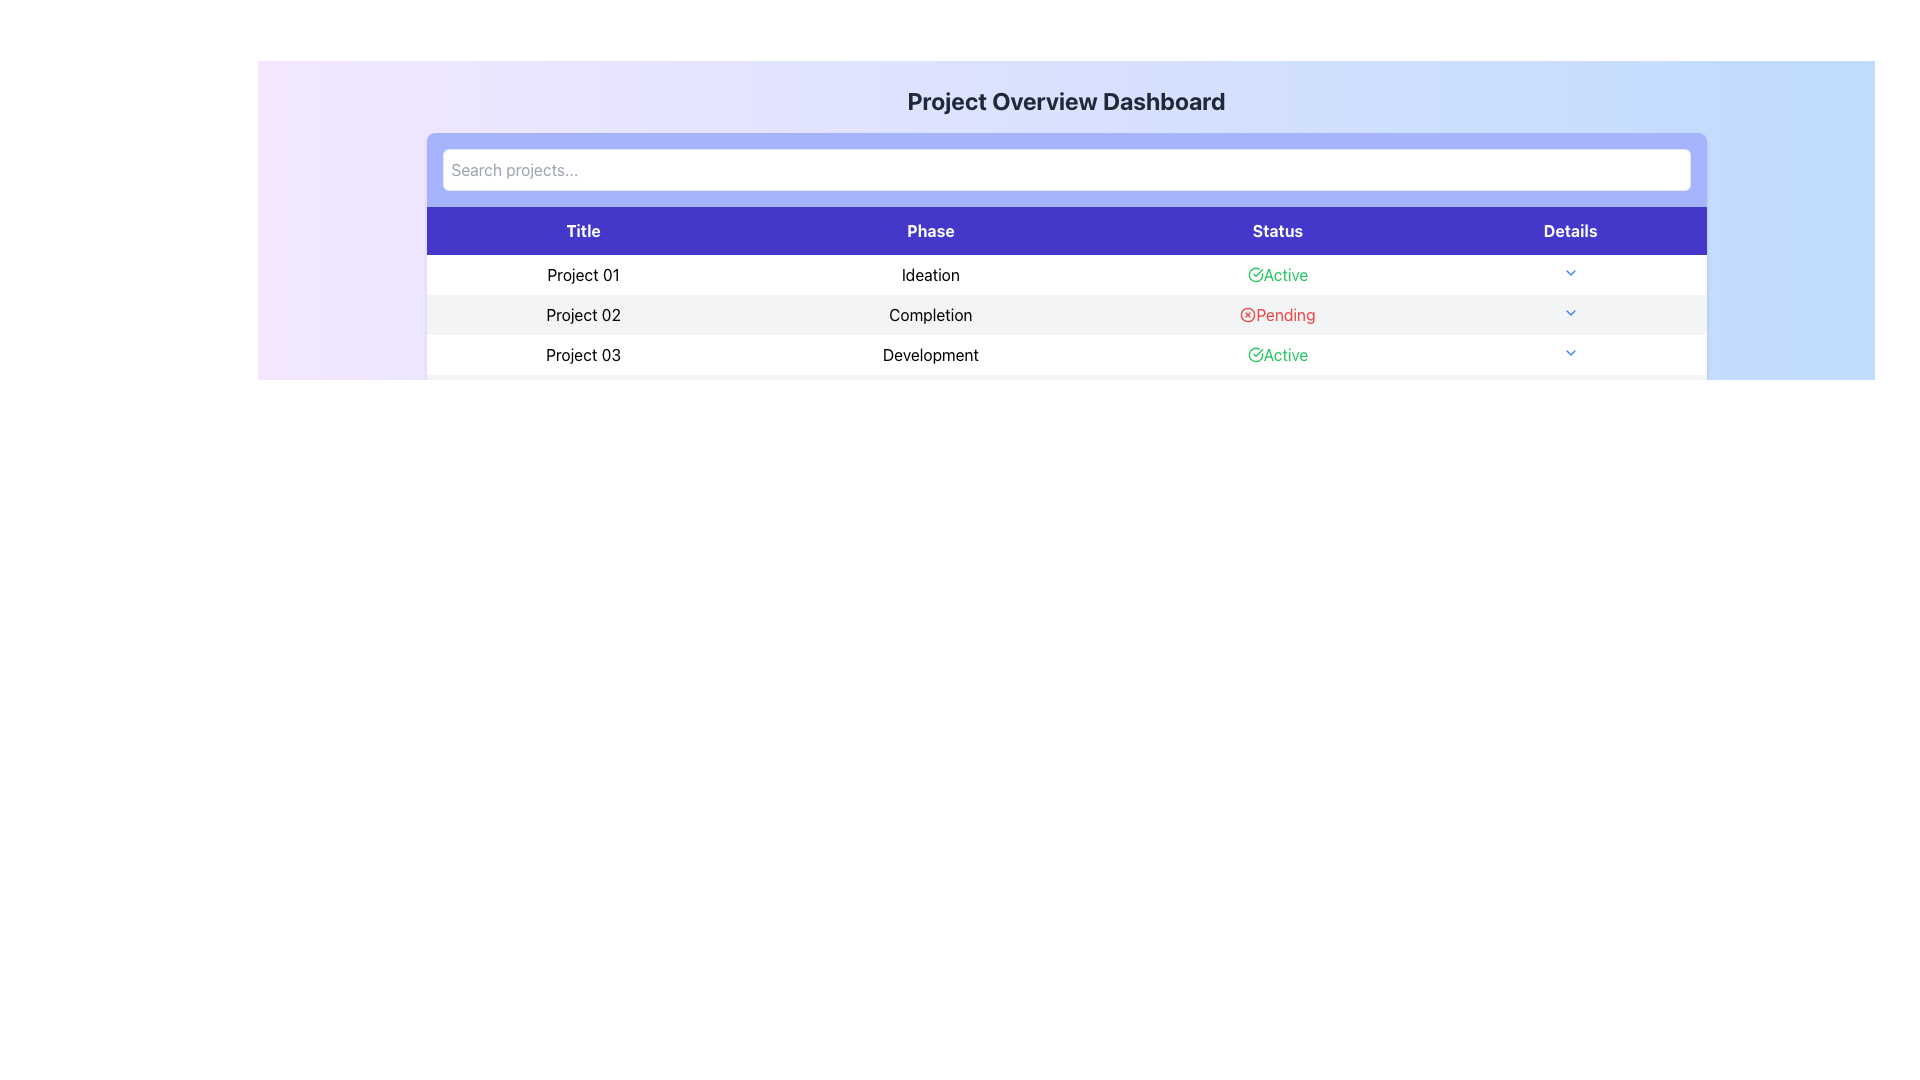  What do you see at coordinates (929, 353) in the screenshot?
I see `the text label displaying 'Development' in the 'Phase' column of the 'Project 03' row in the table` at bounding box center [929, 353].